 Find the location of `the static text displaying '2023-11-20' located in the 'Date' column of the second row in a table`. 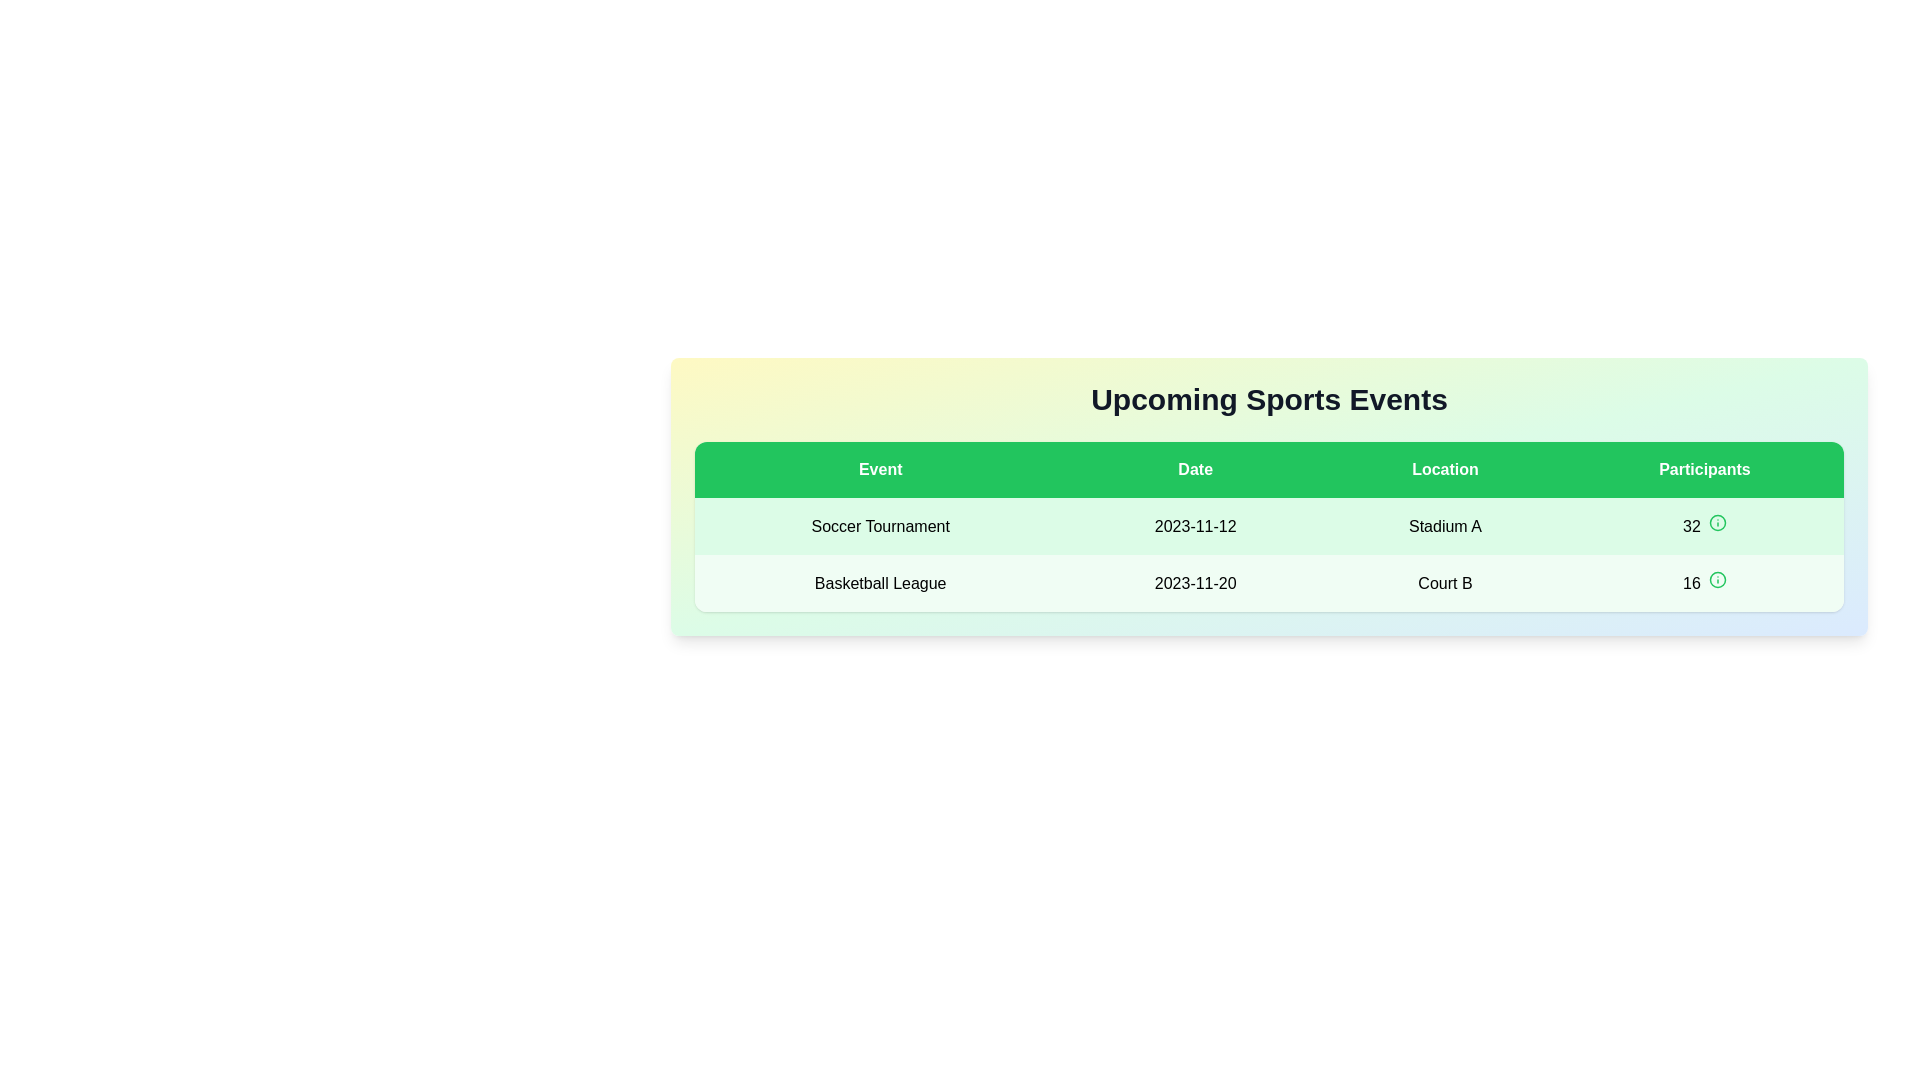

the static text displaying '2023-11-20' located in the 'Date' column of the second row in a table is located at coordinates (1195, 583).